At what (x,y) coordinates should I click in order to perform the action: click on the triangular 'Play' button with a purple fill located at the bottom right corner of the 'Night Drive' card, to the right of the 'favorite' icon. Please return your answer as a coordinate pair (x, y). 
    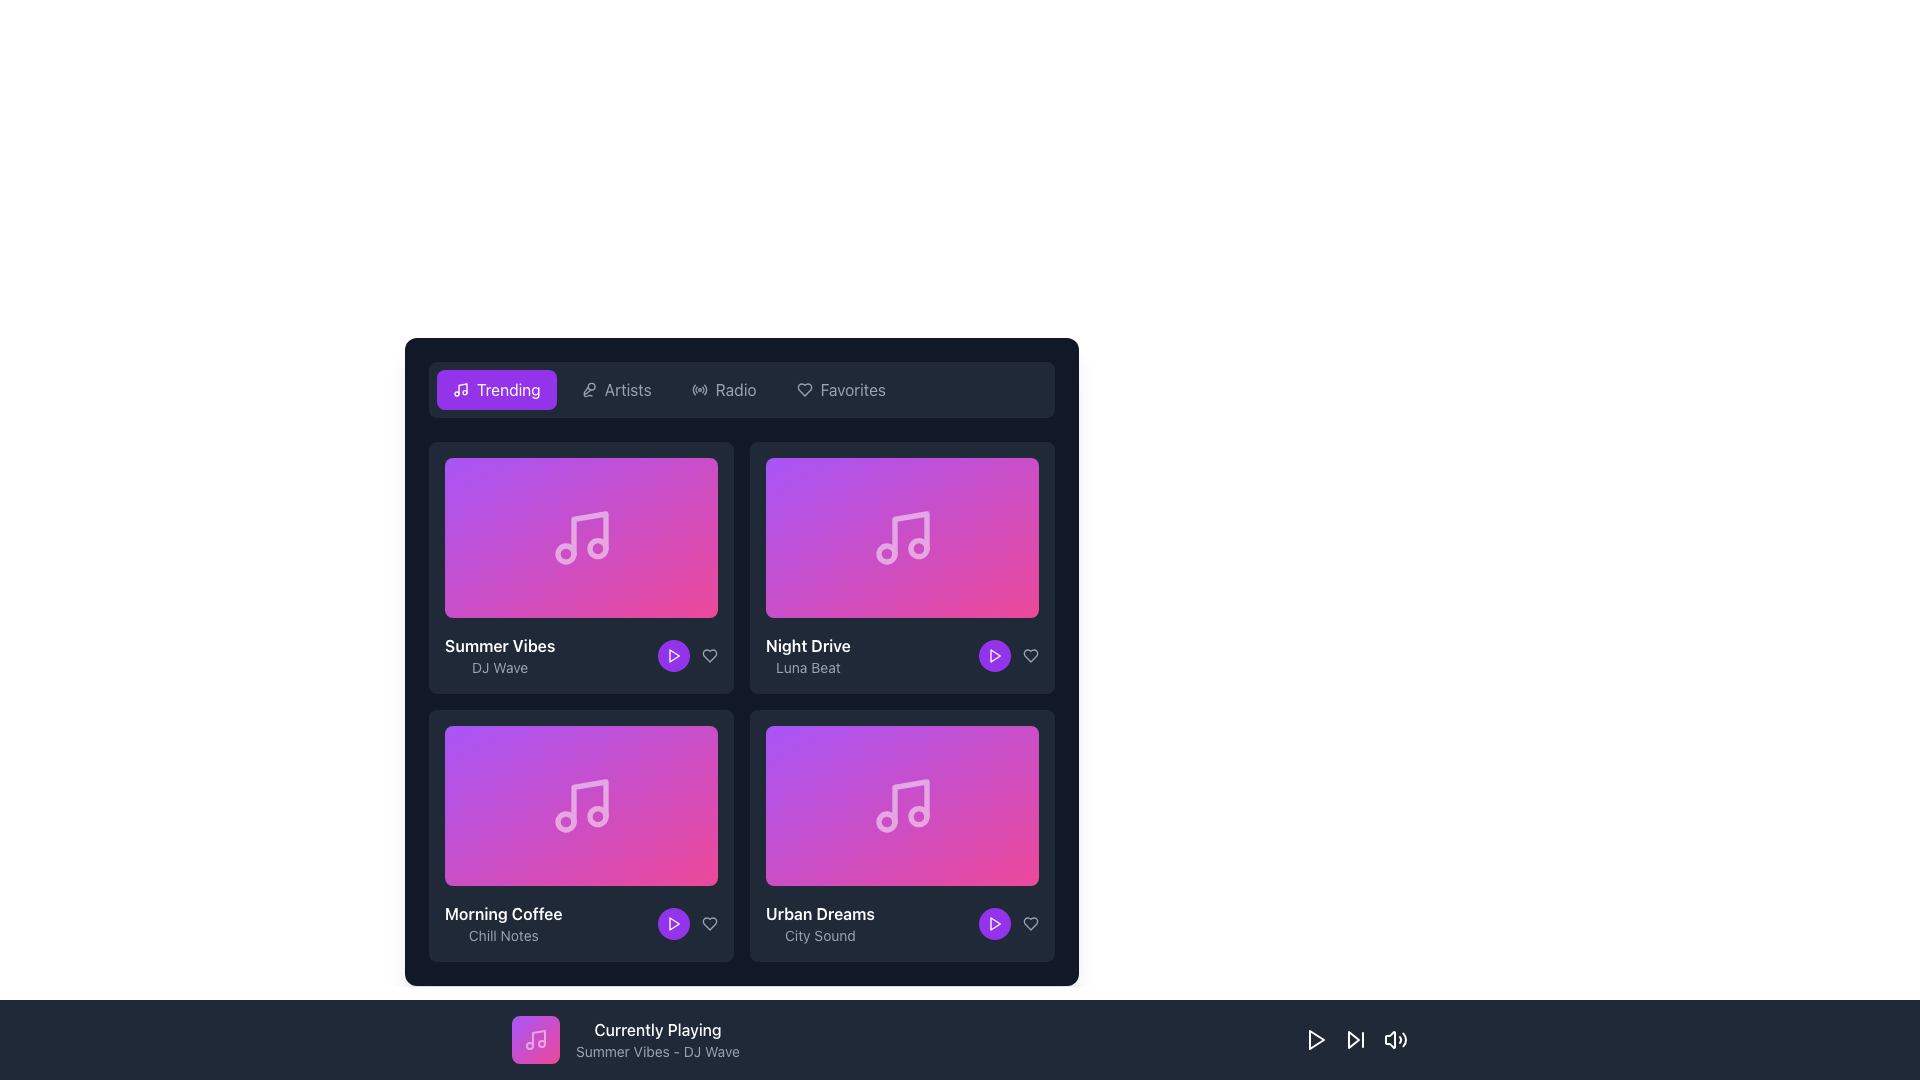
    Looking at the image, I should click on (995, 655).